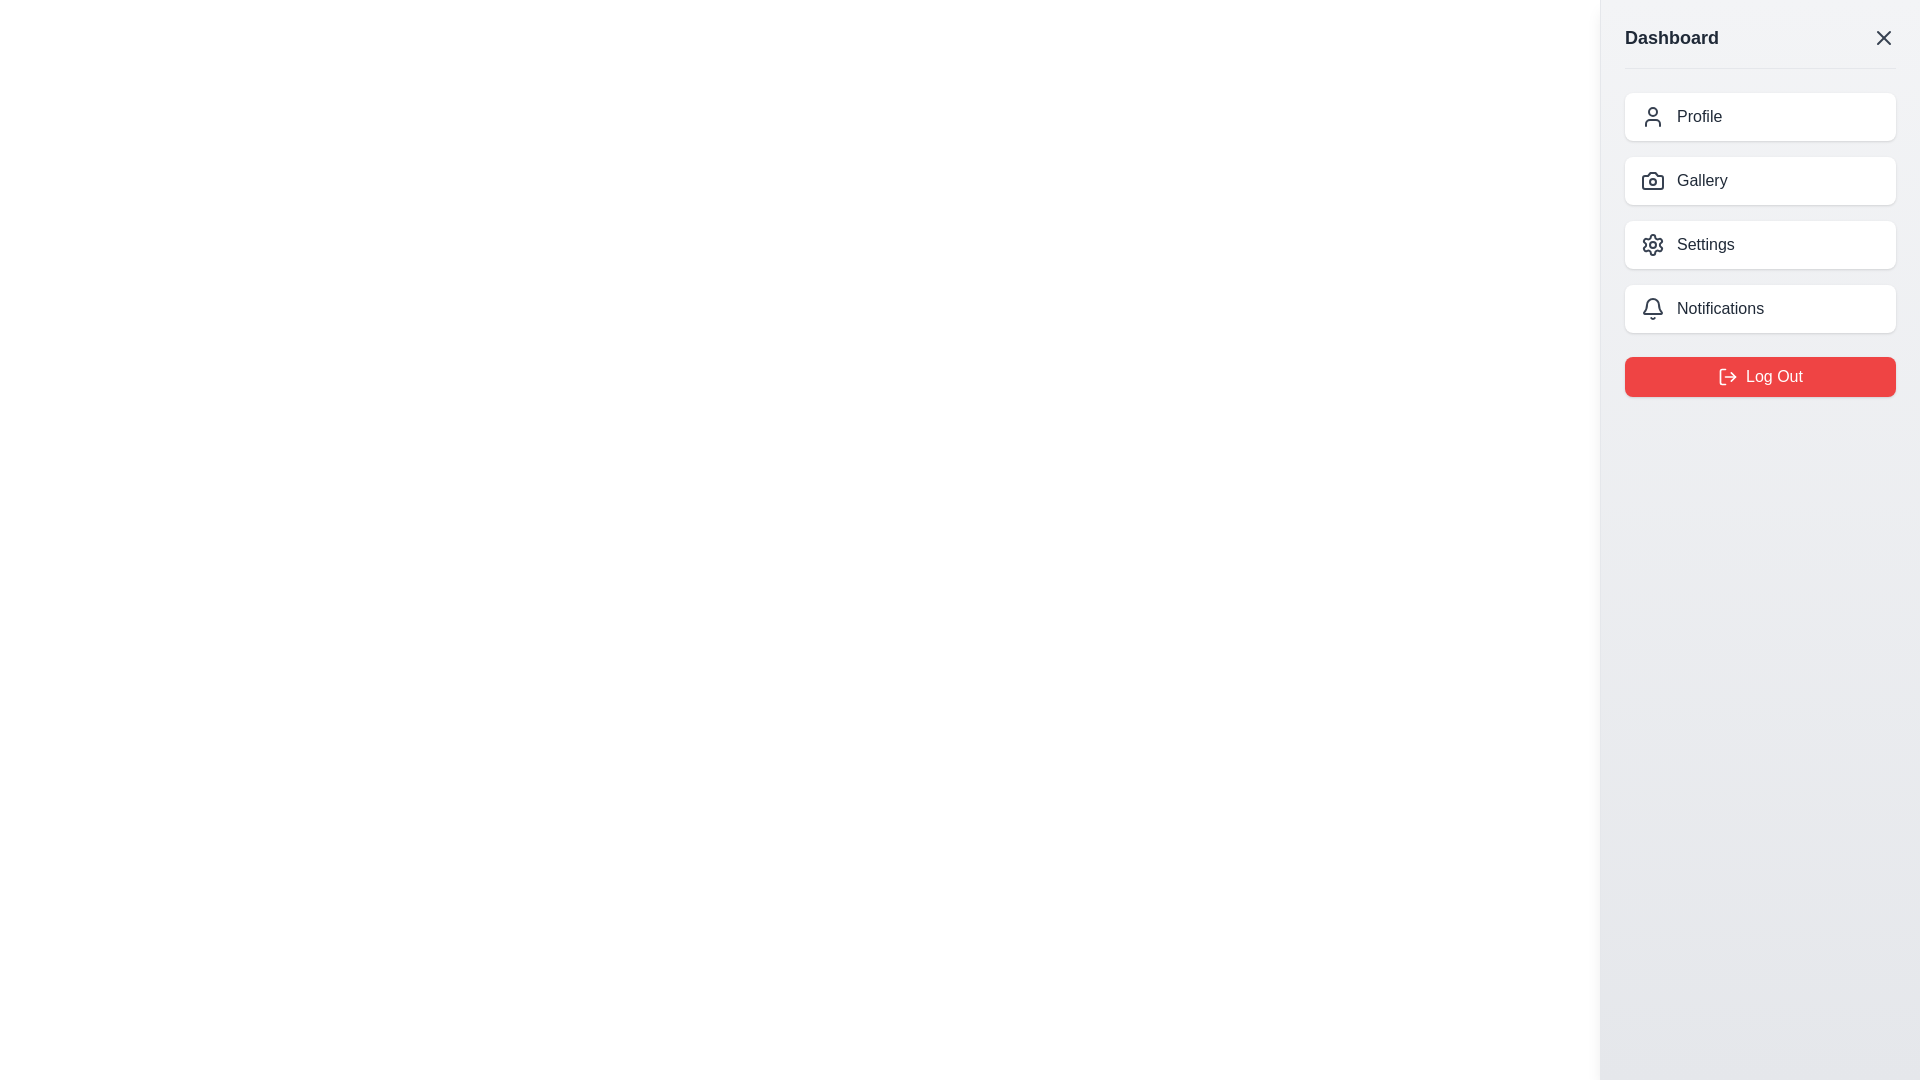 This screenshot has width=1920, height=1080. What do you see at coordinates (1652, 181) in the screenshot?
I see `the camera-shaped icon located in the sidebar menu` at bounding box center [1652, 181].